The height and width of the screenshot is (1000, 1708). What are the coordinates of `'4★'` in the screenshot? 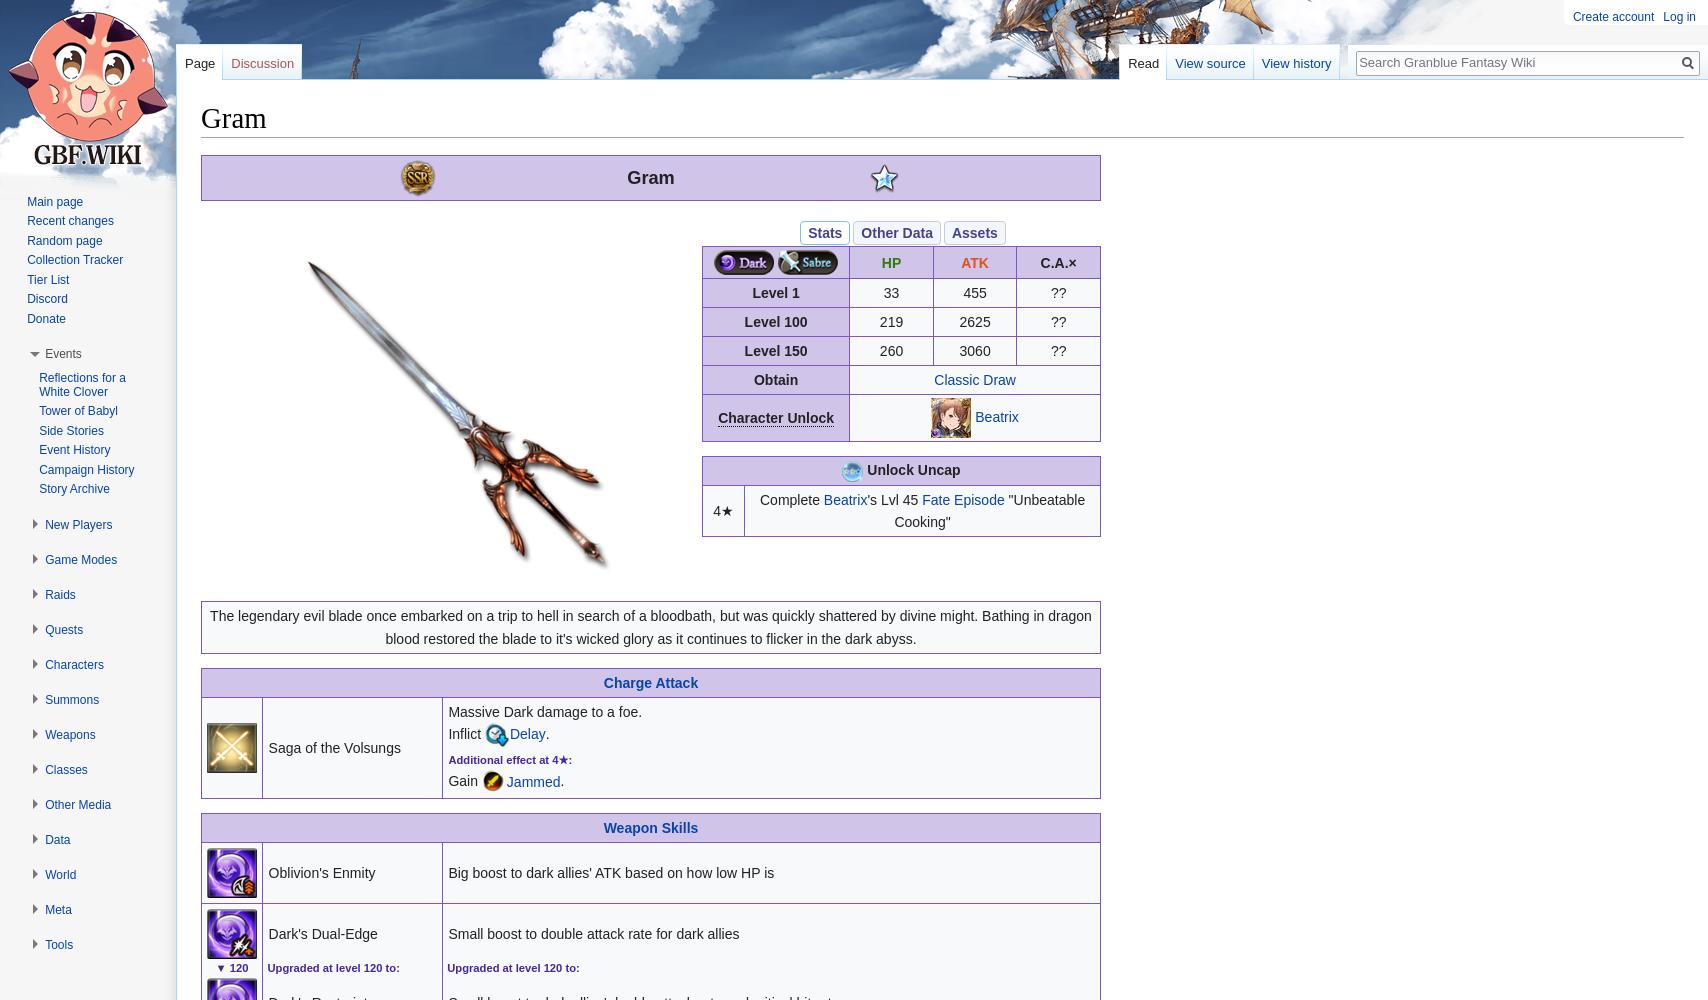 It's located at (722, 510).